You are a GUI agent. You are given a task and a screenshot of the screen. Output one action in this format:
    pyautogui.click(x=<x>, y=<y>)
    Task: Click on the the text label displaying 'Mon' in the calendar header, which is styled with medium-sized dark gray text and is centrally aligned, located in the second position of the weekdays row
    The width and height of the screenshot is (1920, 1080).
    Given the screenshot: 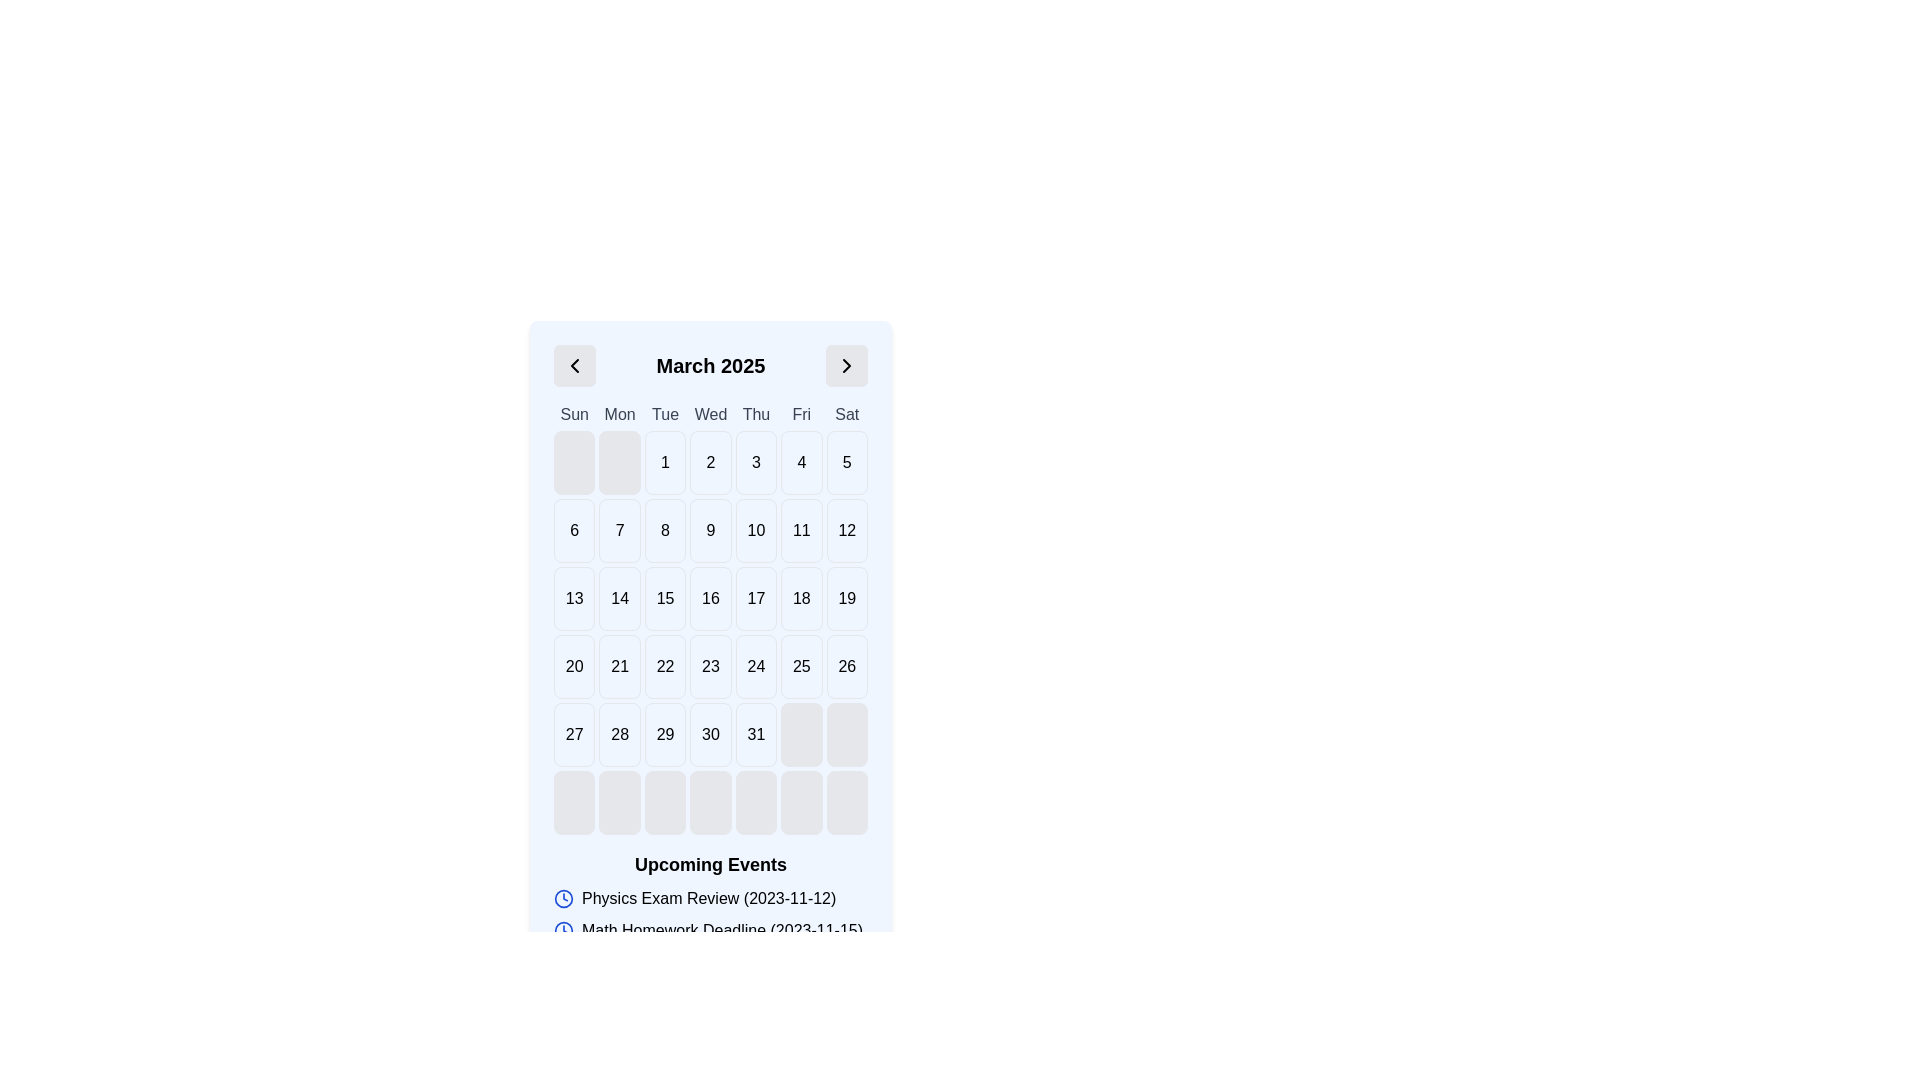 What is the action you would take?
    pyautogui.click(x=619, y=414)
    